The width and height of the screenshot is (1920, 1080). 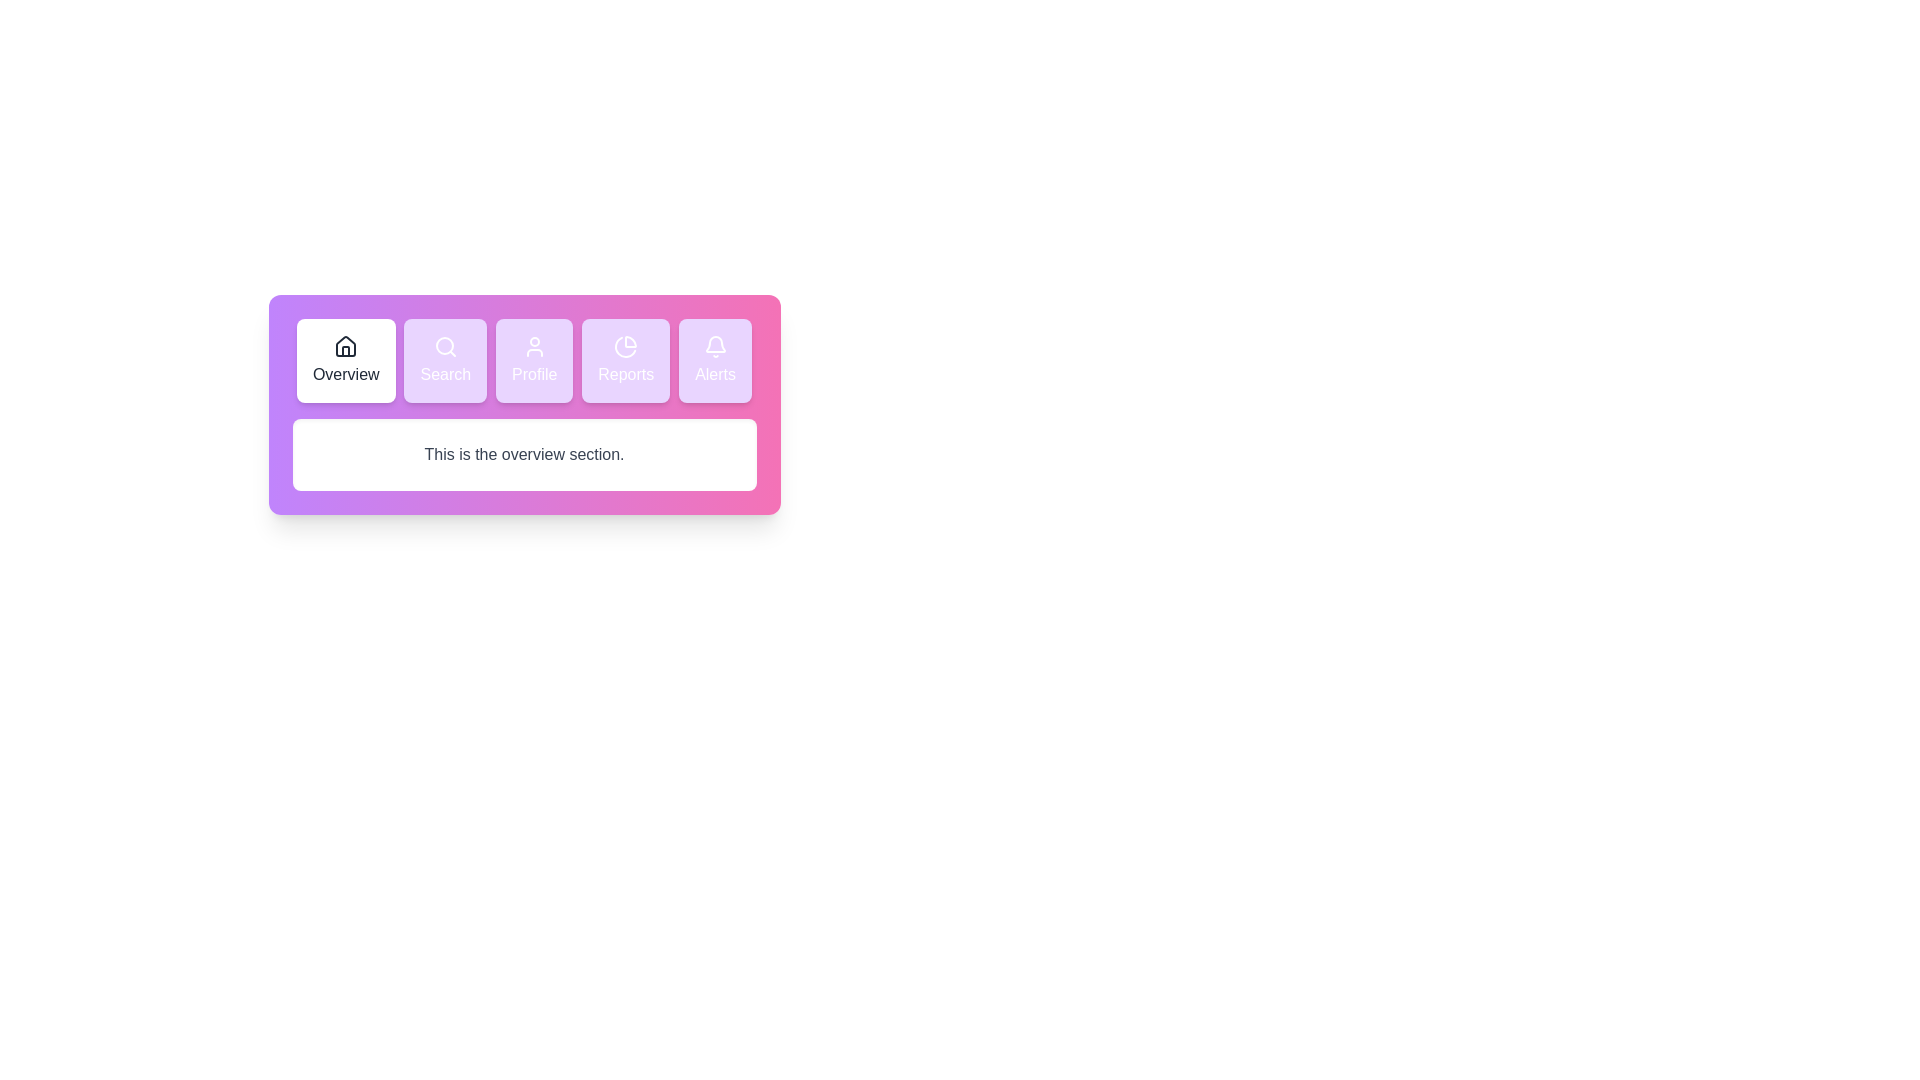 I want to click on the 'Reports' icon located inside the fourth button of the horizontal navigation bar, so click(x=625, y=346).